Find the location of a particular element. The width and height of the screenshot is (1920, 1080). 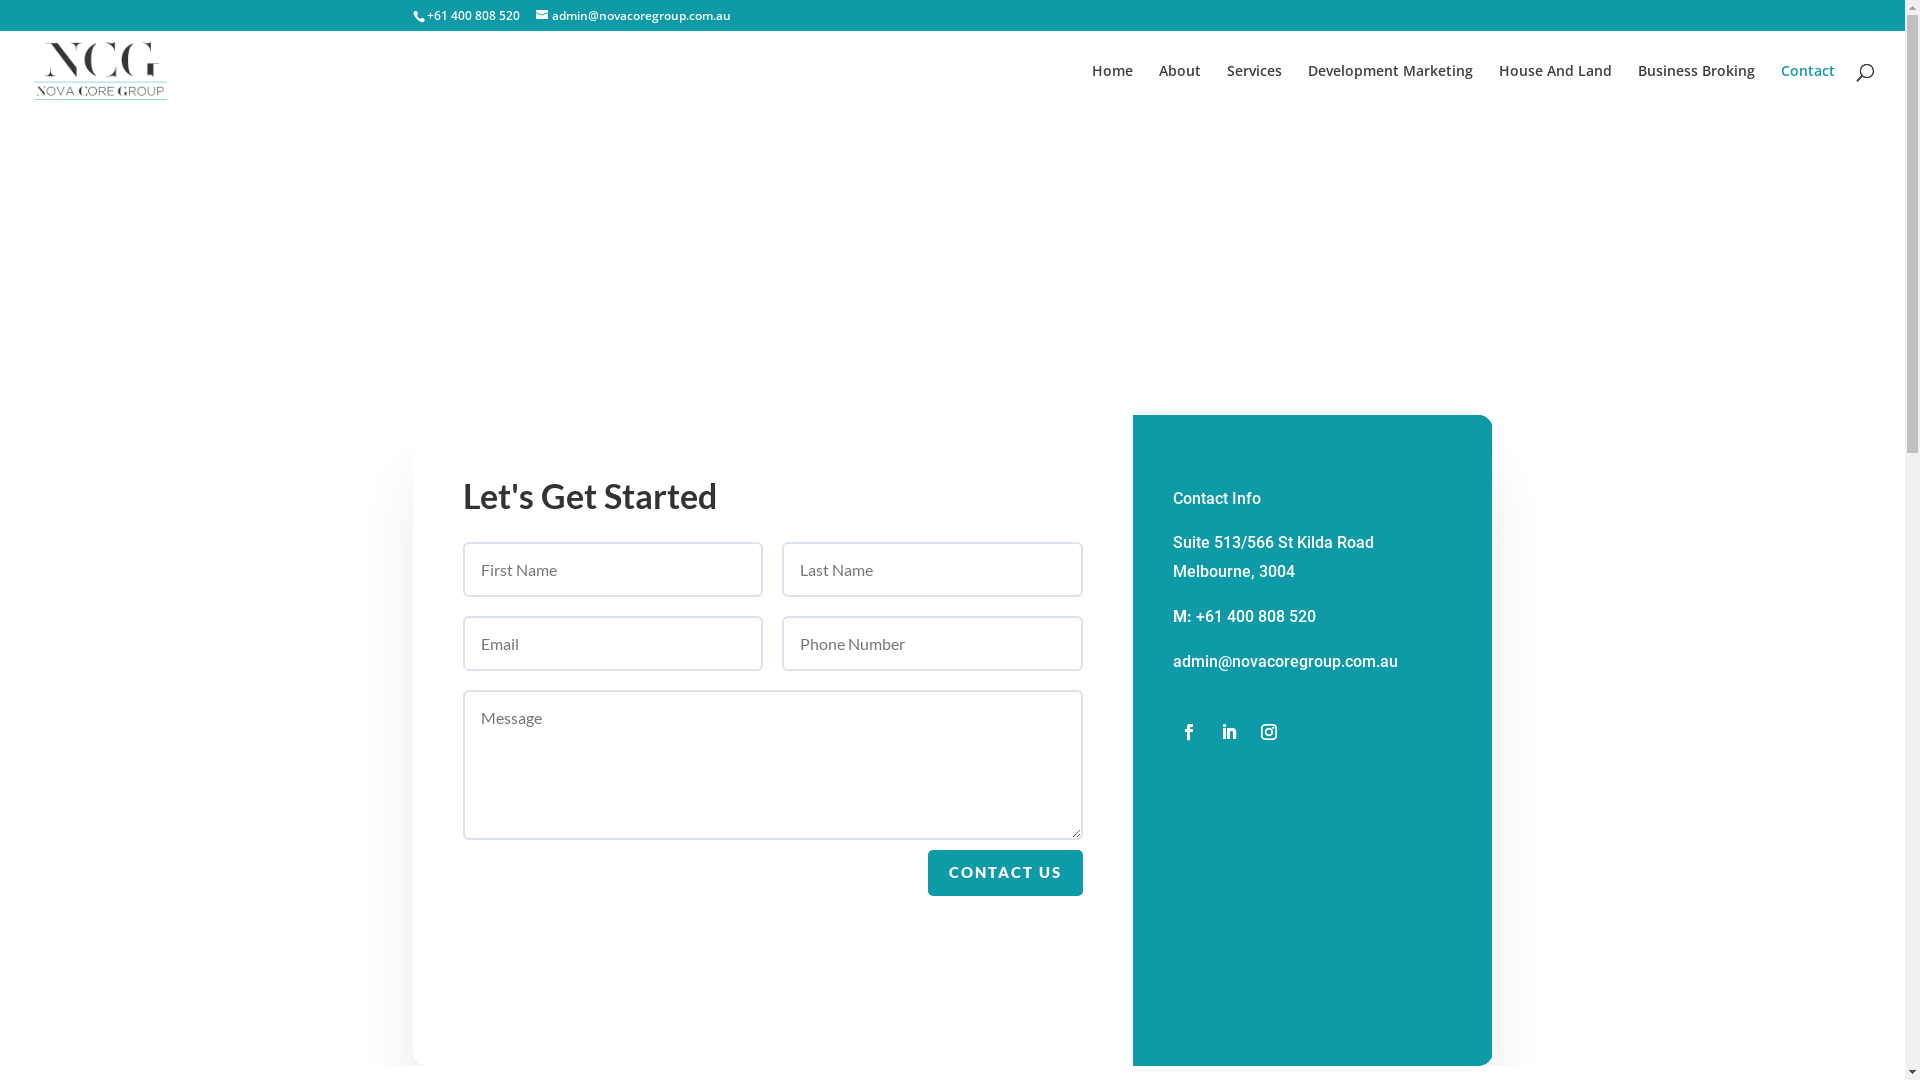

'Development Marketing' is located at coordinates (1389, 86).